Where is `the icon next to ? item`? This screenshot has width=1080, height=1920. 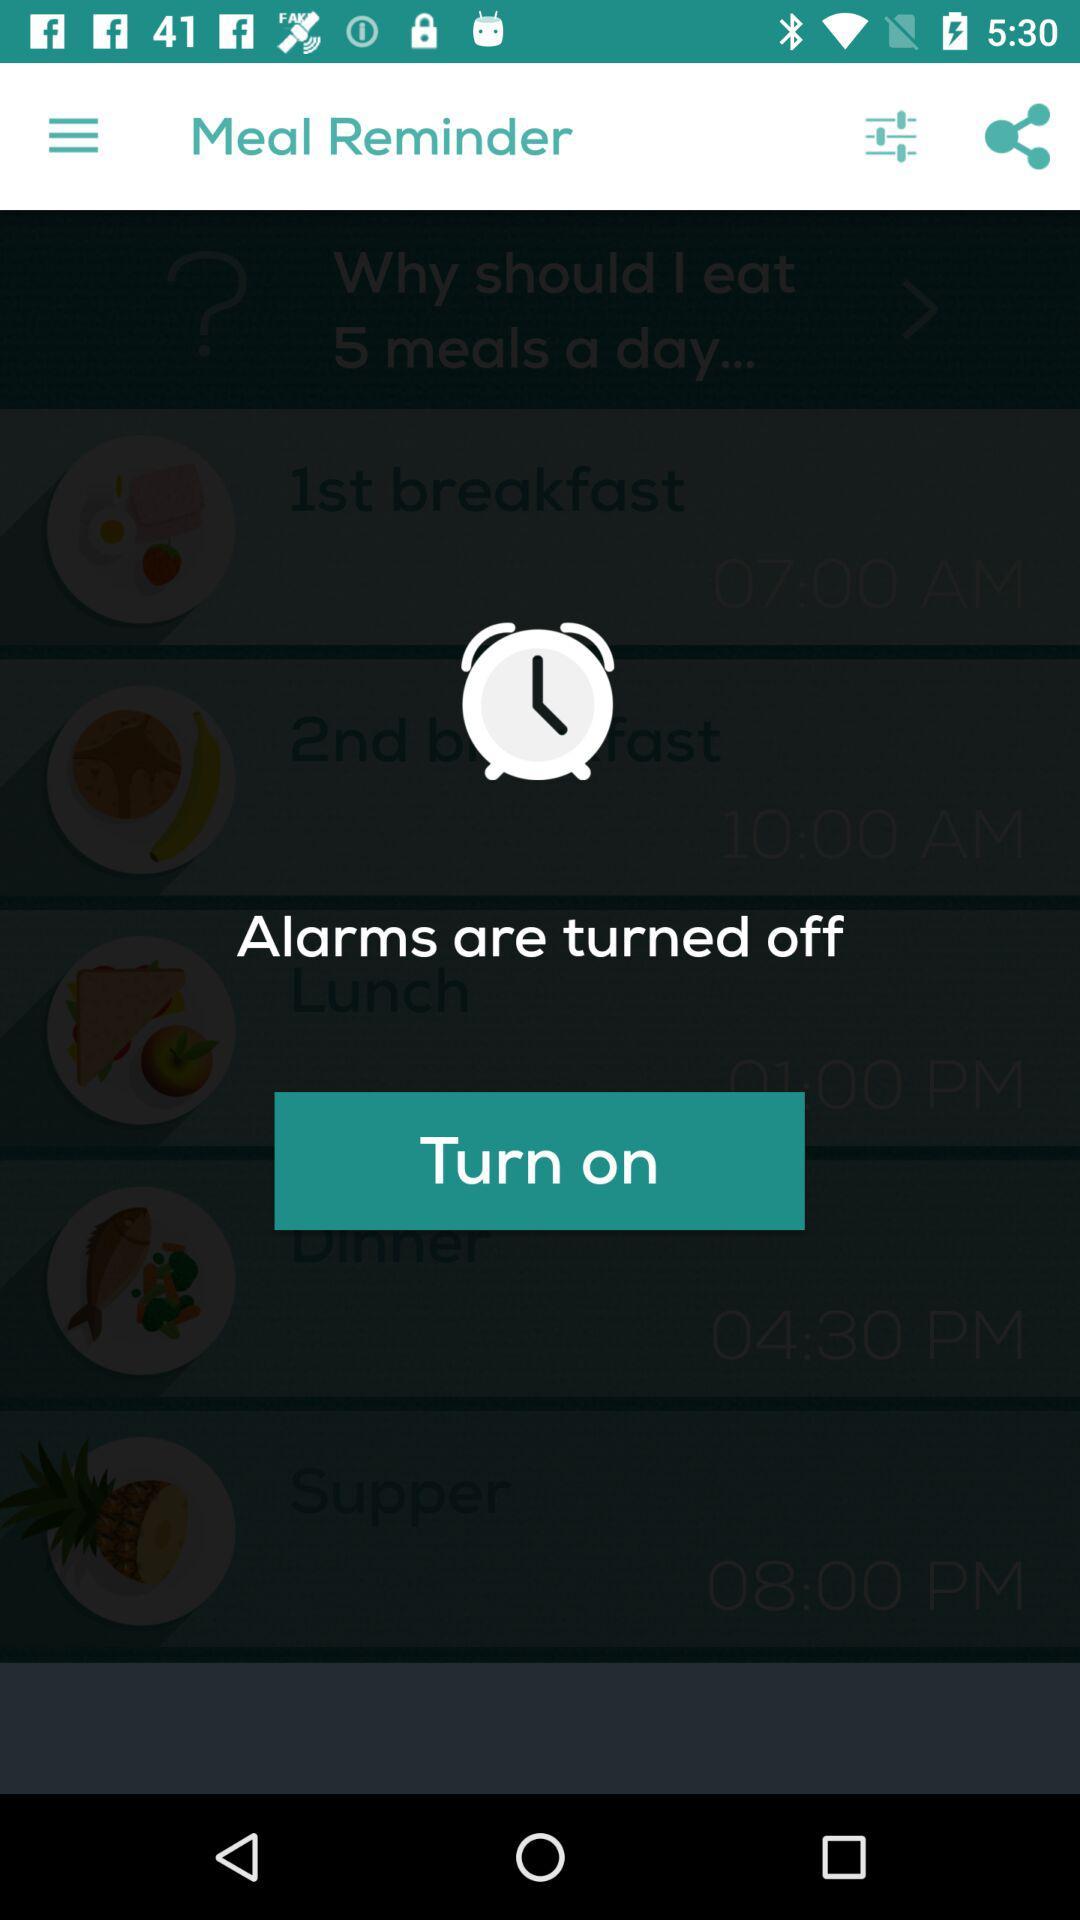 the icon next to ? item is located at coordinates (72, 135).